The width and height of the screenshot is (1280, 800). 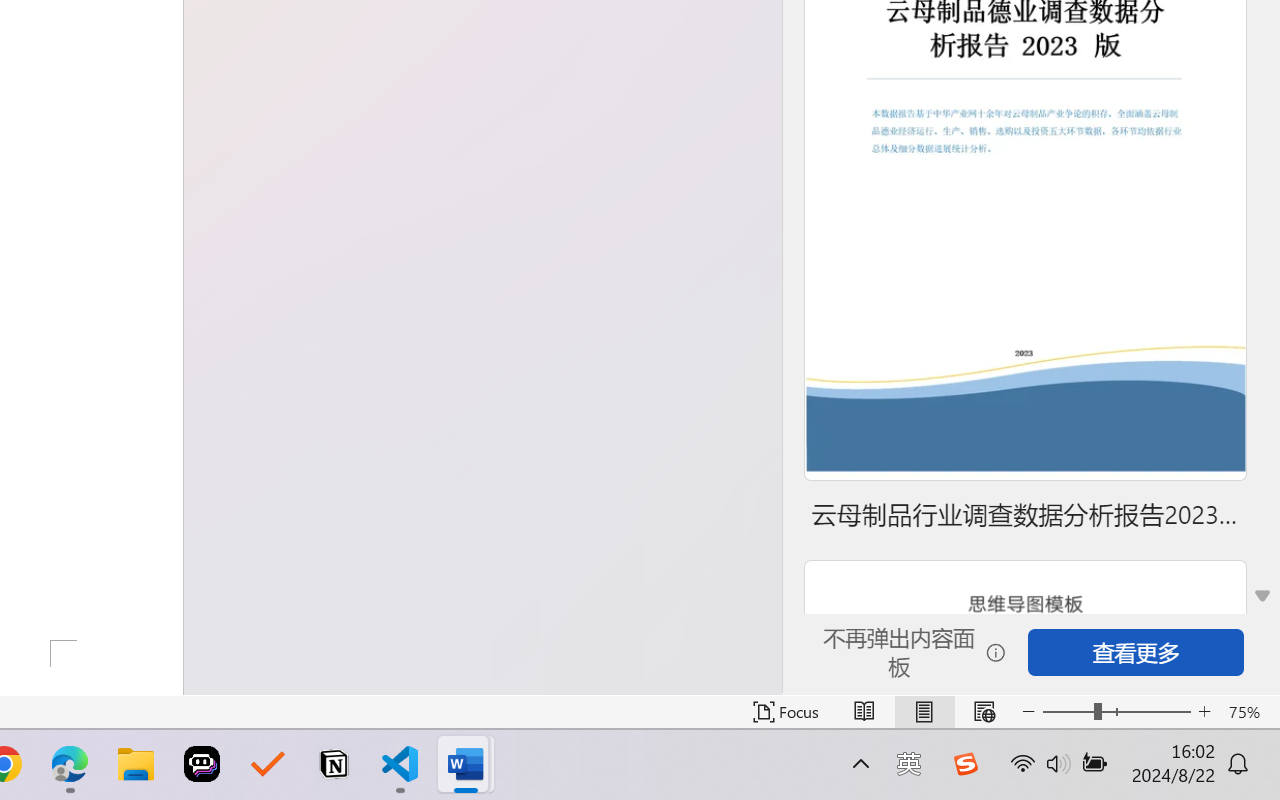 I want to click on 'Print Layout', so click(x=923, y=711).